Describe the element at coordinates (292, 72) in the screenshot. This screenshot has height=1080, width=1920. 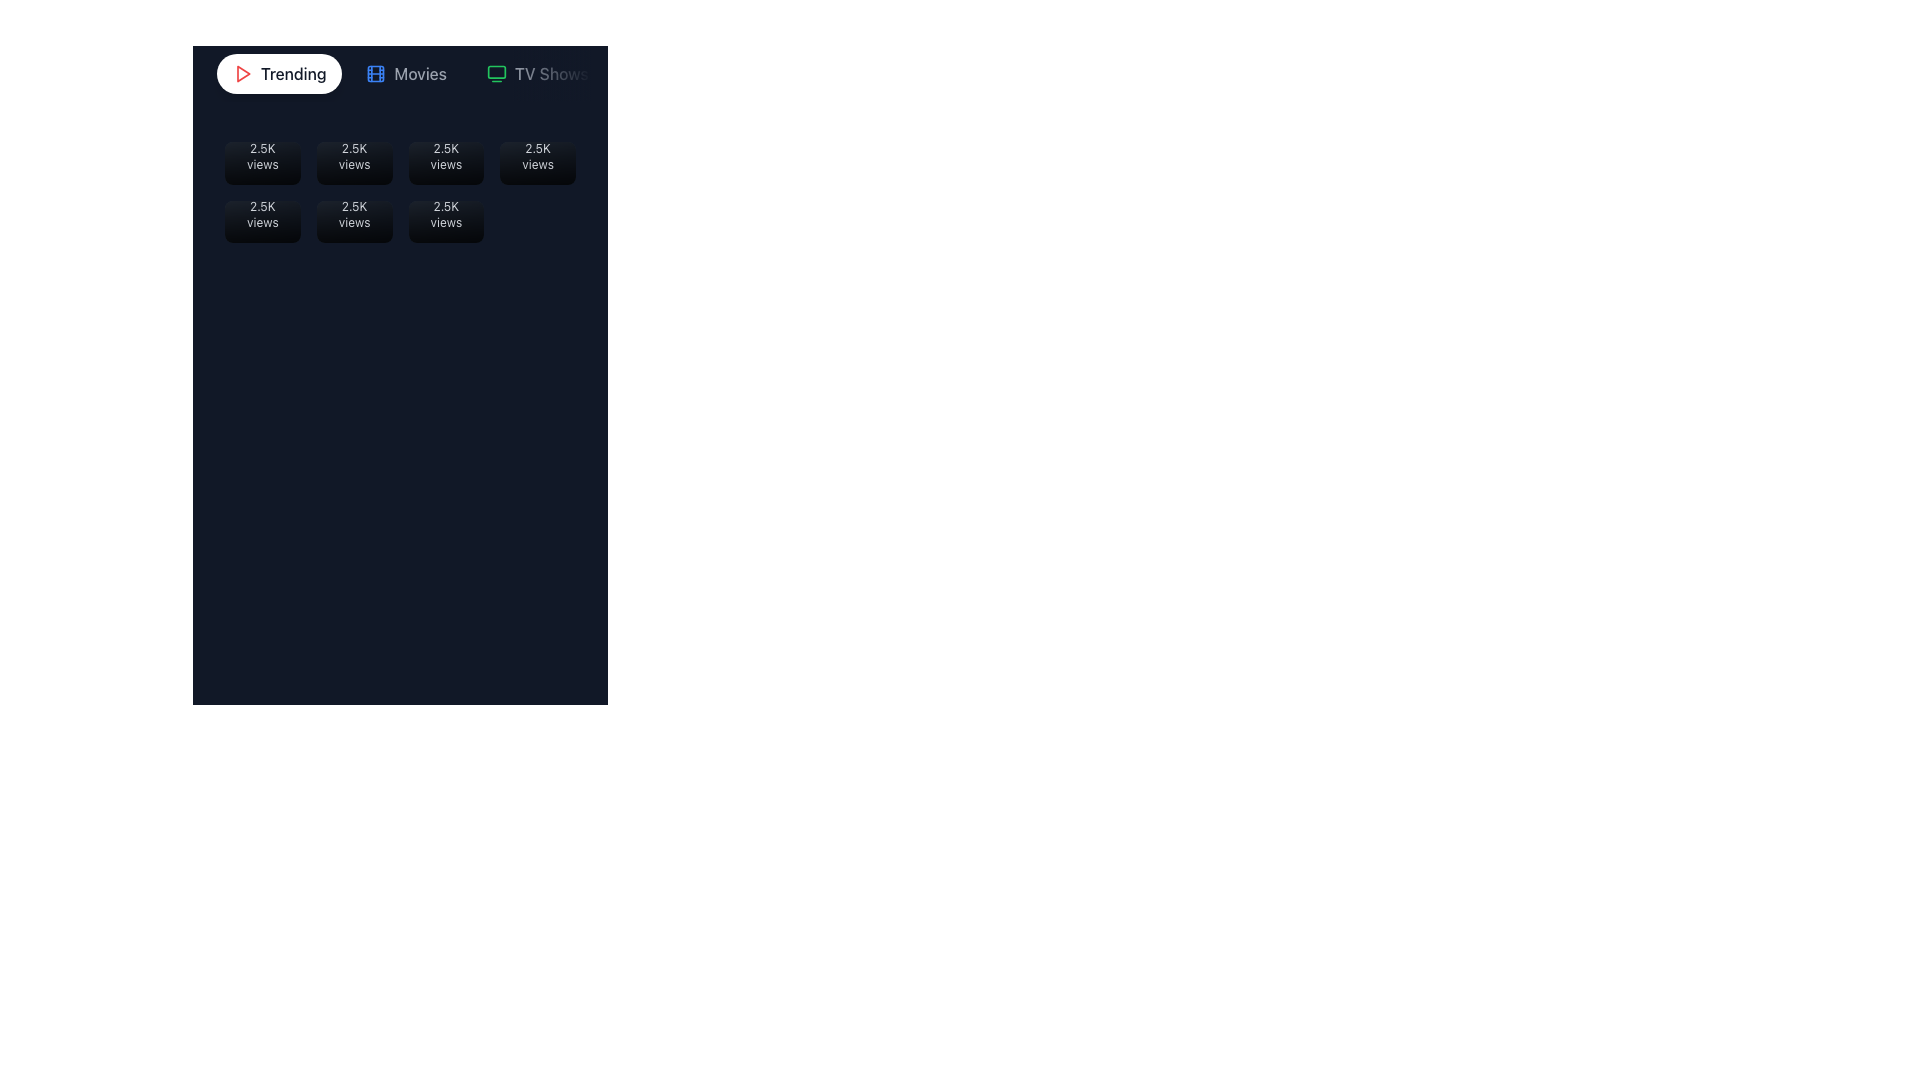
I see `the 'Trending' text label, which is part of a horizontally-oriented button with rounded corners` at that location.